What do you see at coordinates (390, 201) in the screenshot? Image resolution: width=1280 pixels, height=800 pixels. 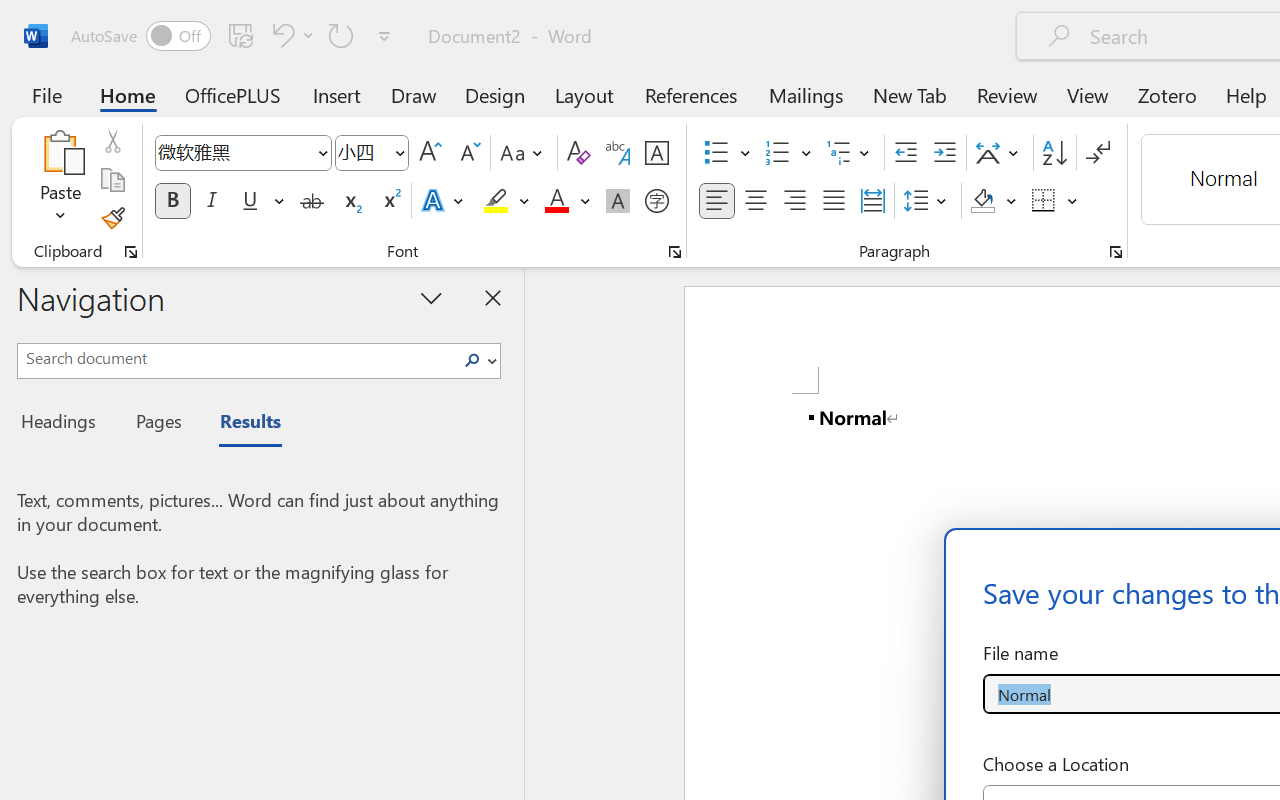 I see `'Superscript'` at bounding box center [390, 201].